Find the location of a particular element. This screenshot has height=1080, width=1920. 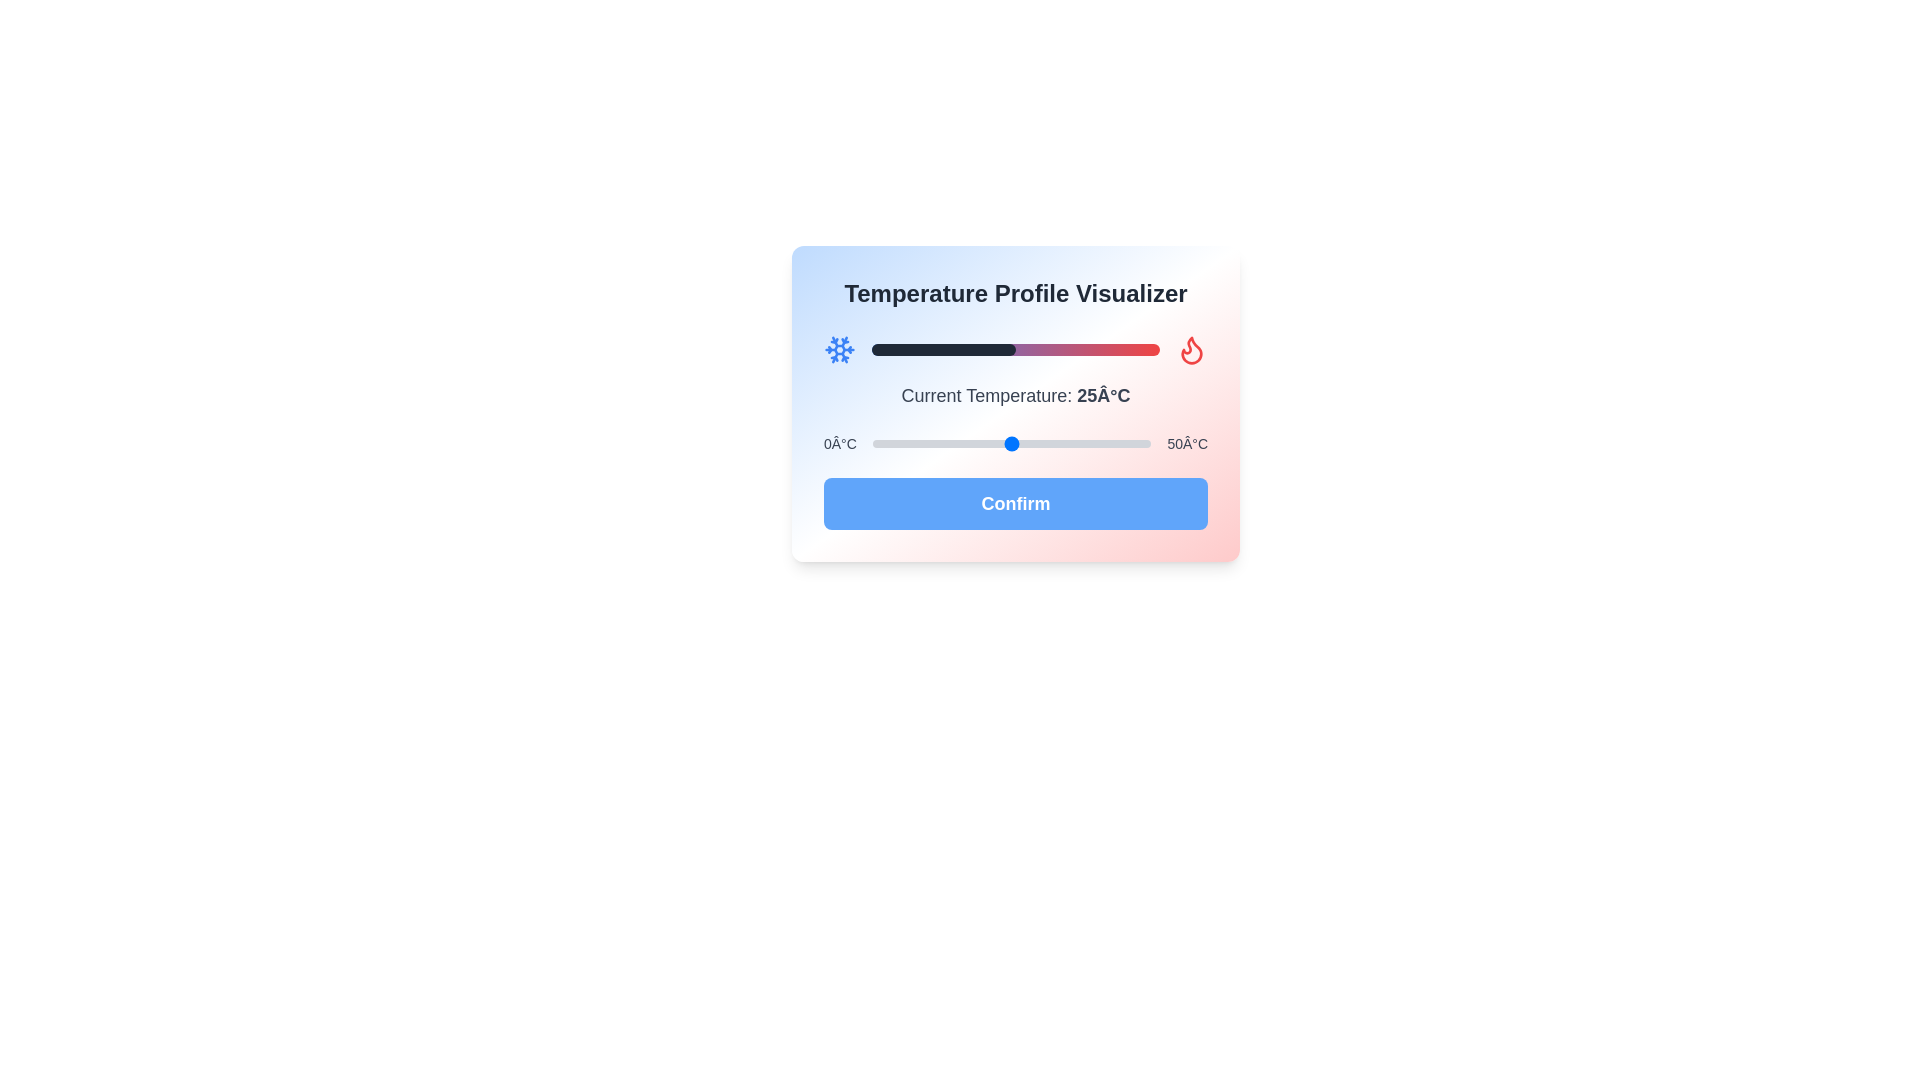

the temperature to 44°C using the slider is located at coordinates (1117, 442).